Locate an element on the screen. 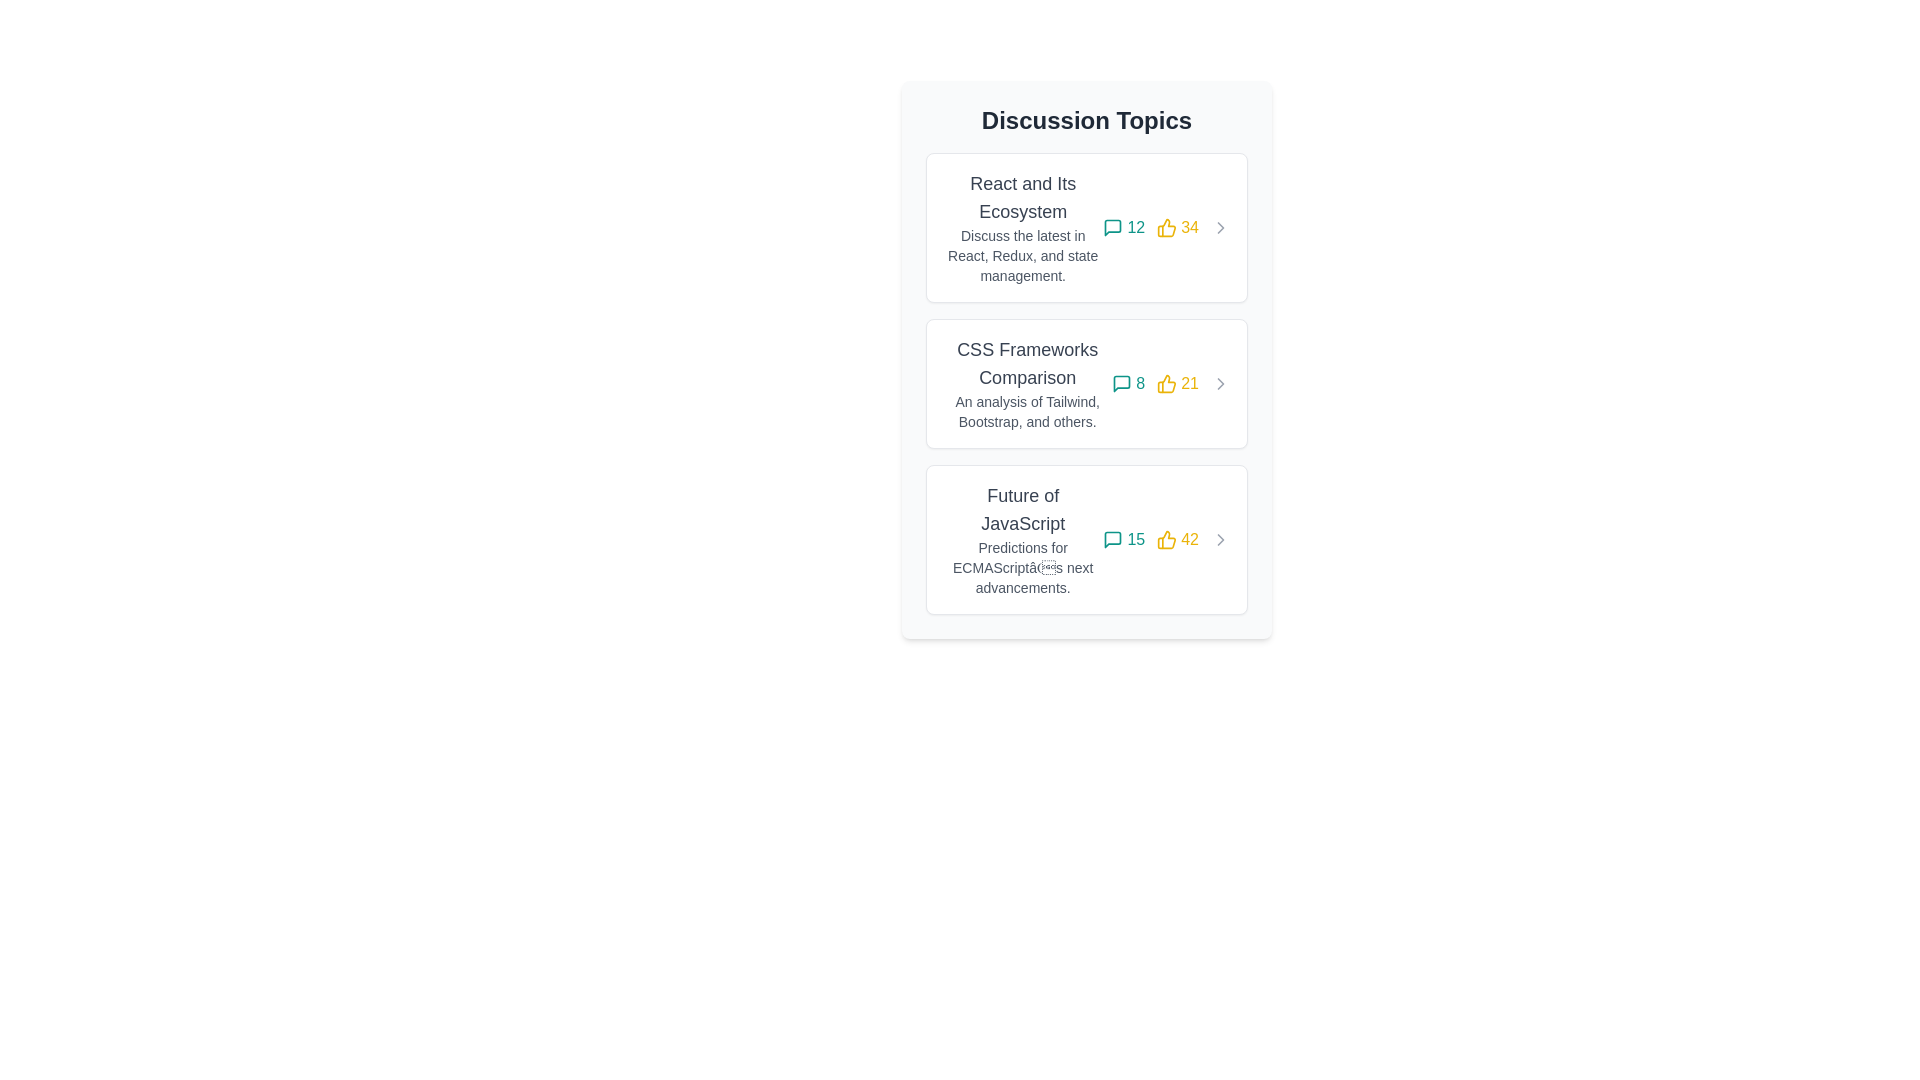  the static informational display showing the number of comments related to the discussion topic 'React and Its Ecosystem', positioned in the uppermost discussion card under 'Discussion Topics' is located at coordinates (1124, 226).